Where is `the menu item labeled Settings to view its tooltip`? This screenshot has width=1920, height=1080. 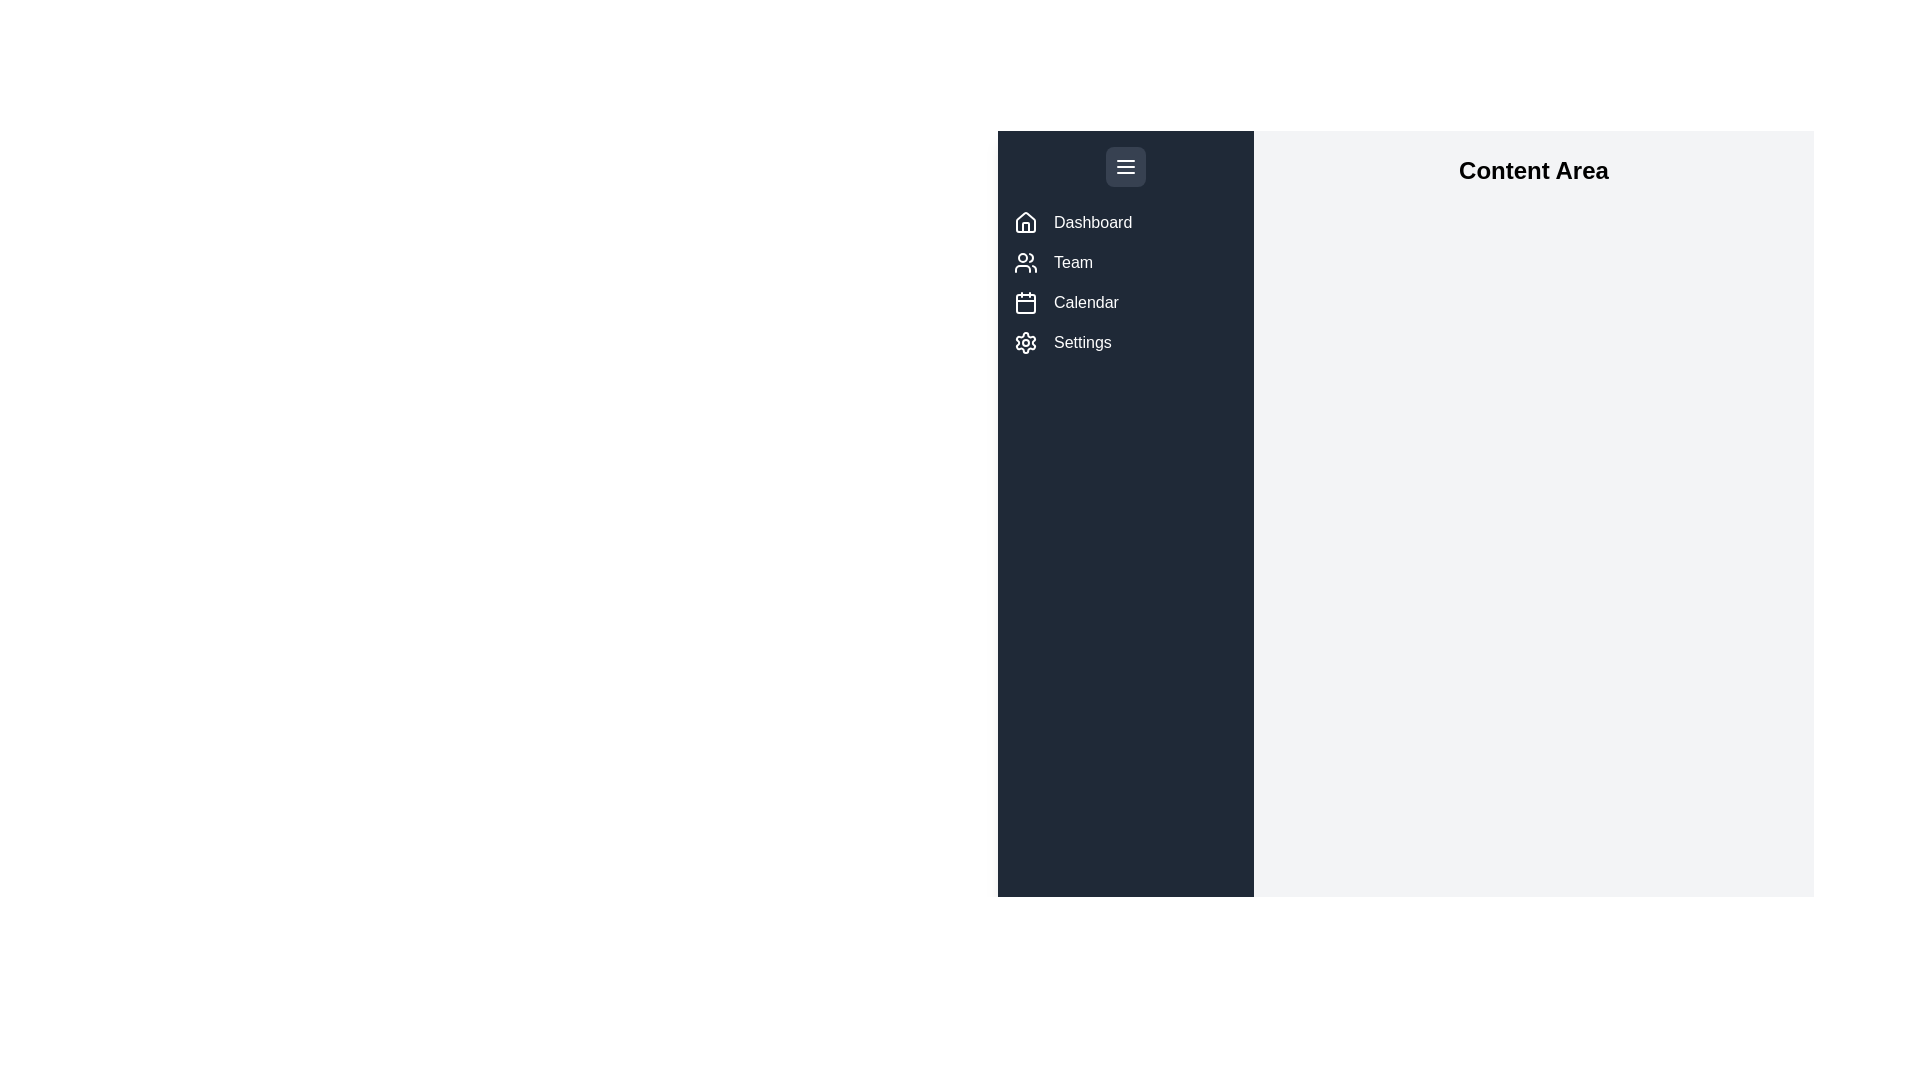
the menu item labeled Settings to view its tooltip is located at coordinates (1026, 342).